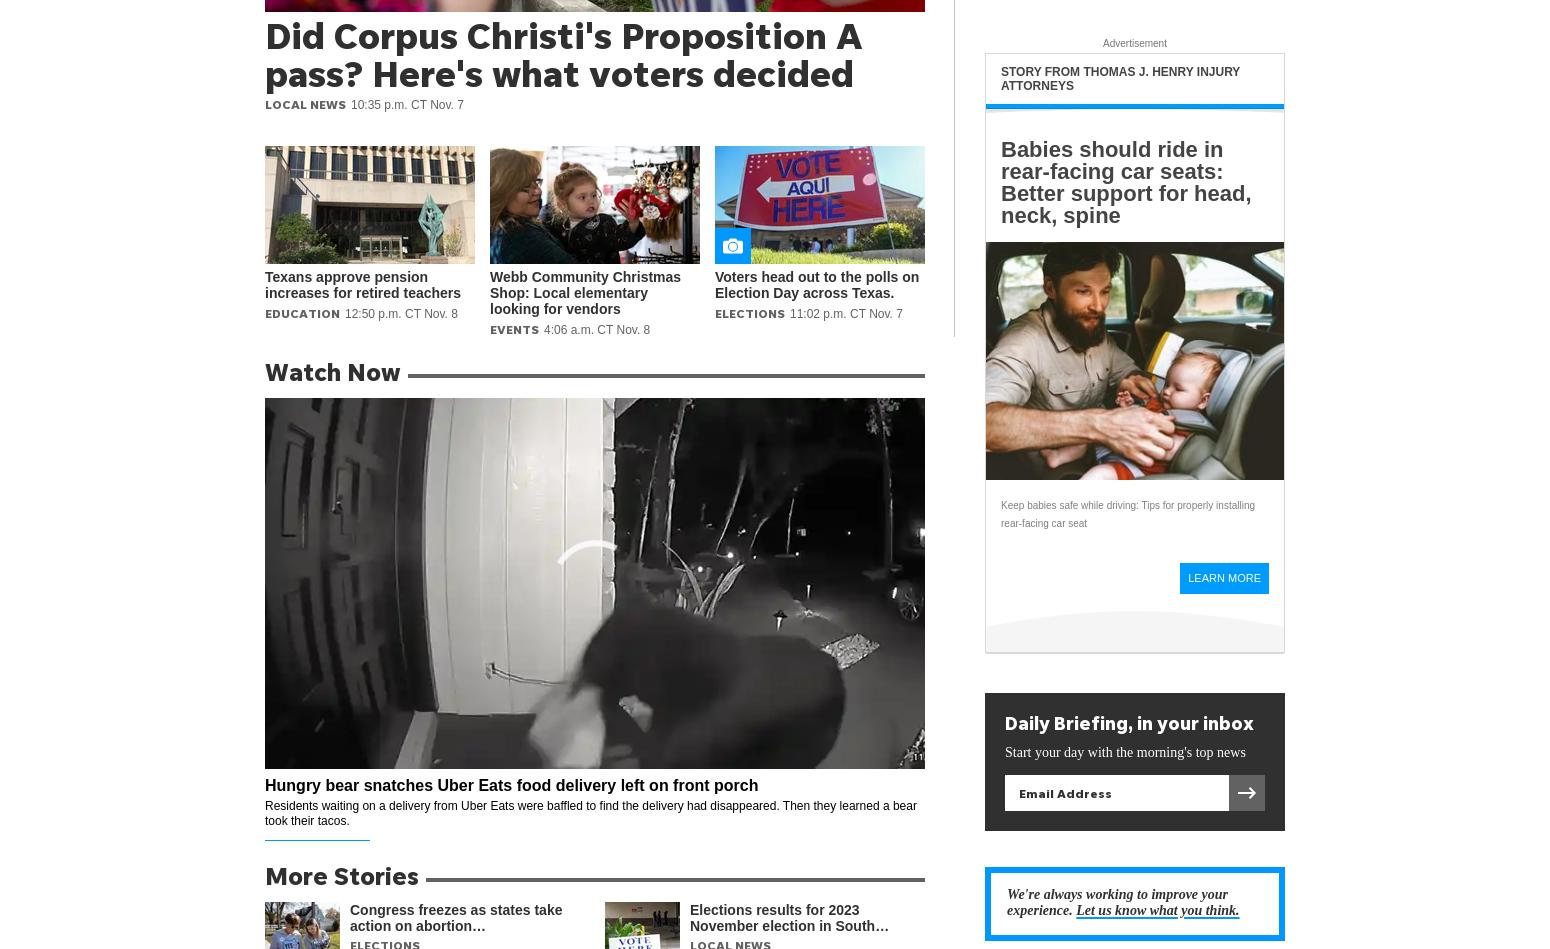 Image resolution: width=1550 pixels, height=949 pixels. Describe the element at coordinates (999, 513) in the screenshot. I see `'Keep babies safe while driving: Tips for properly installing rear-facing car seat'` at that location.